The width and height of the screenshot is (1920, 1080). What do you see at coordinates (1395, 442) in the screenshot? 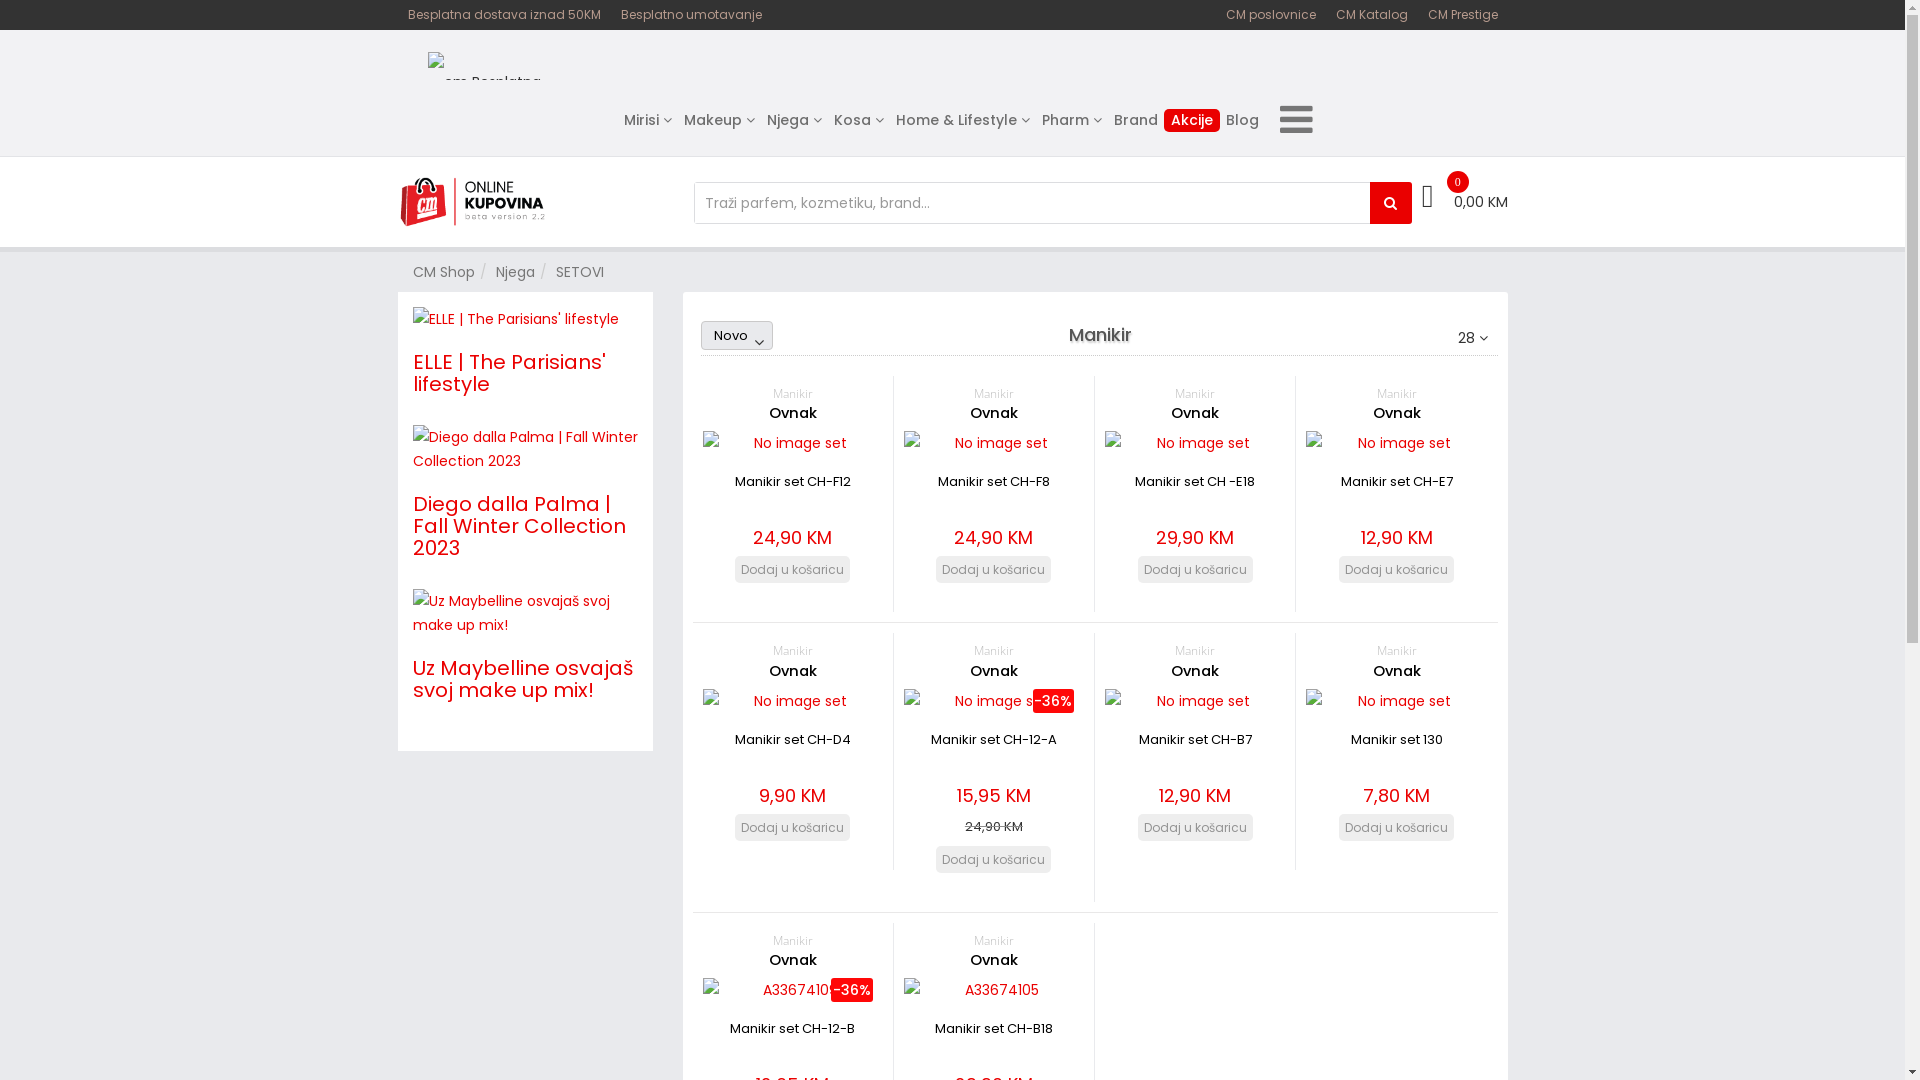
I see `'Manikir set CH-E7'` at bounding box center [1395, 442].